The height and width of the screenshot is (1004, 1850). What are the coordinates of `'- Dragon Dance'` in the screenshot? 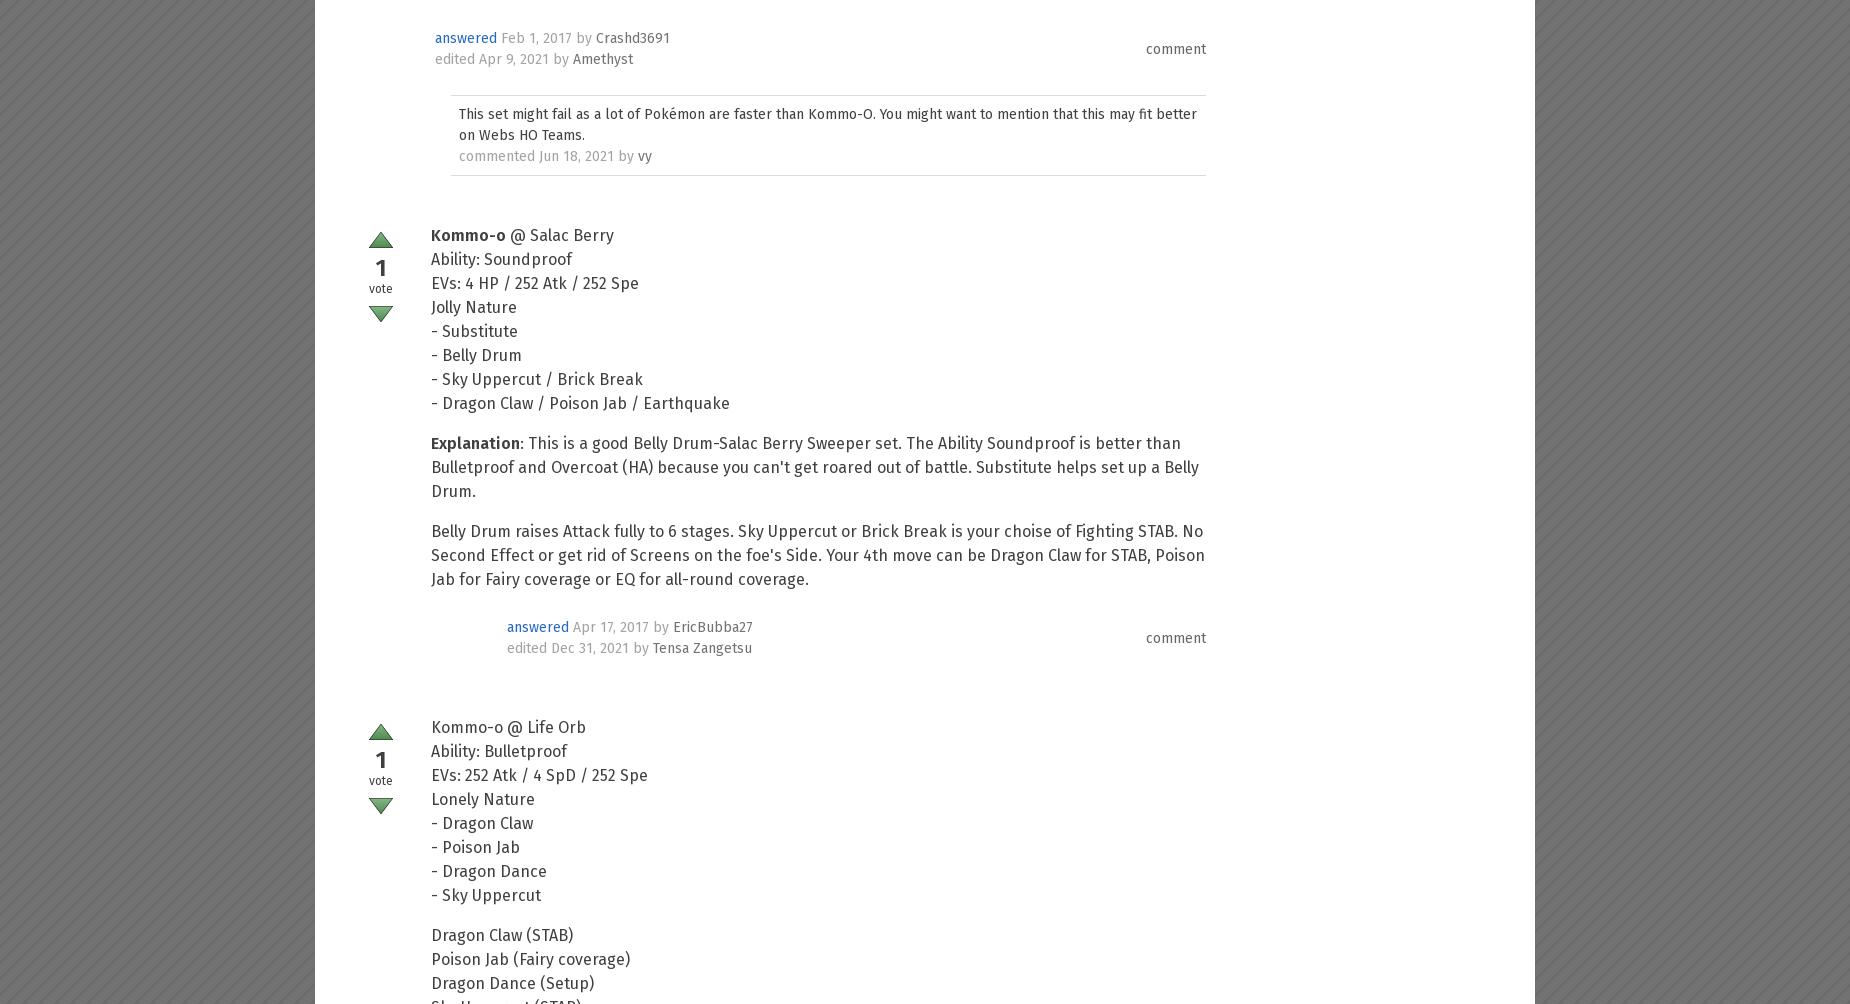 It's located at (488, 871).